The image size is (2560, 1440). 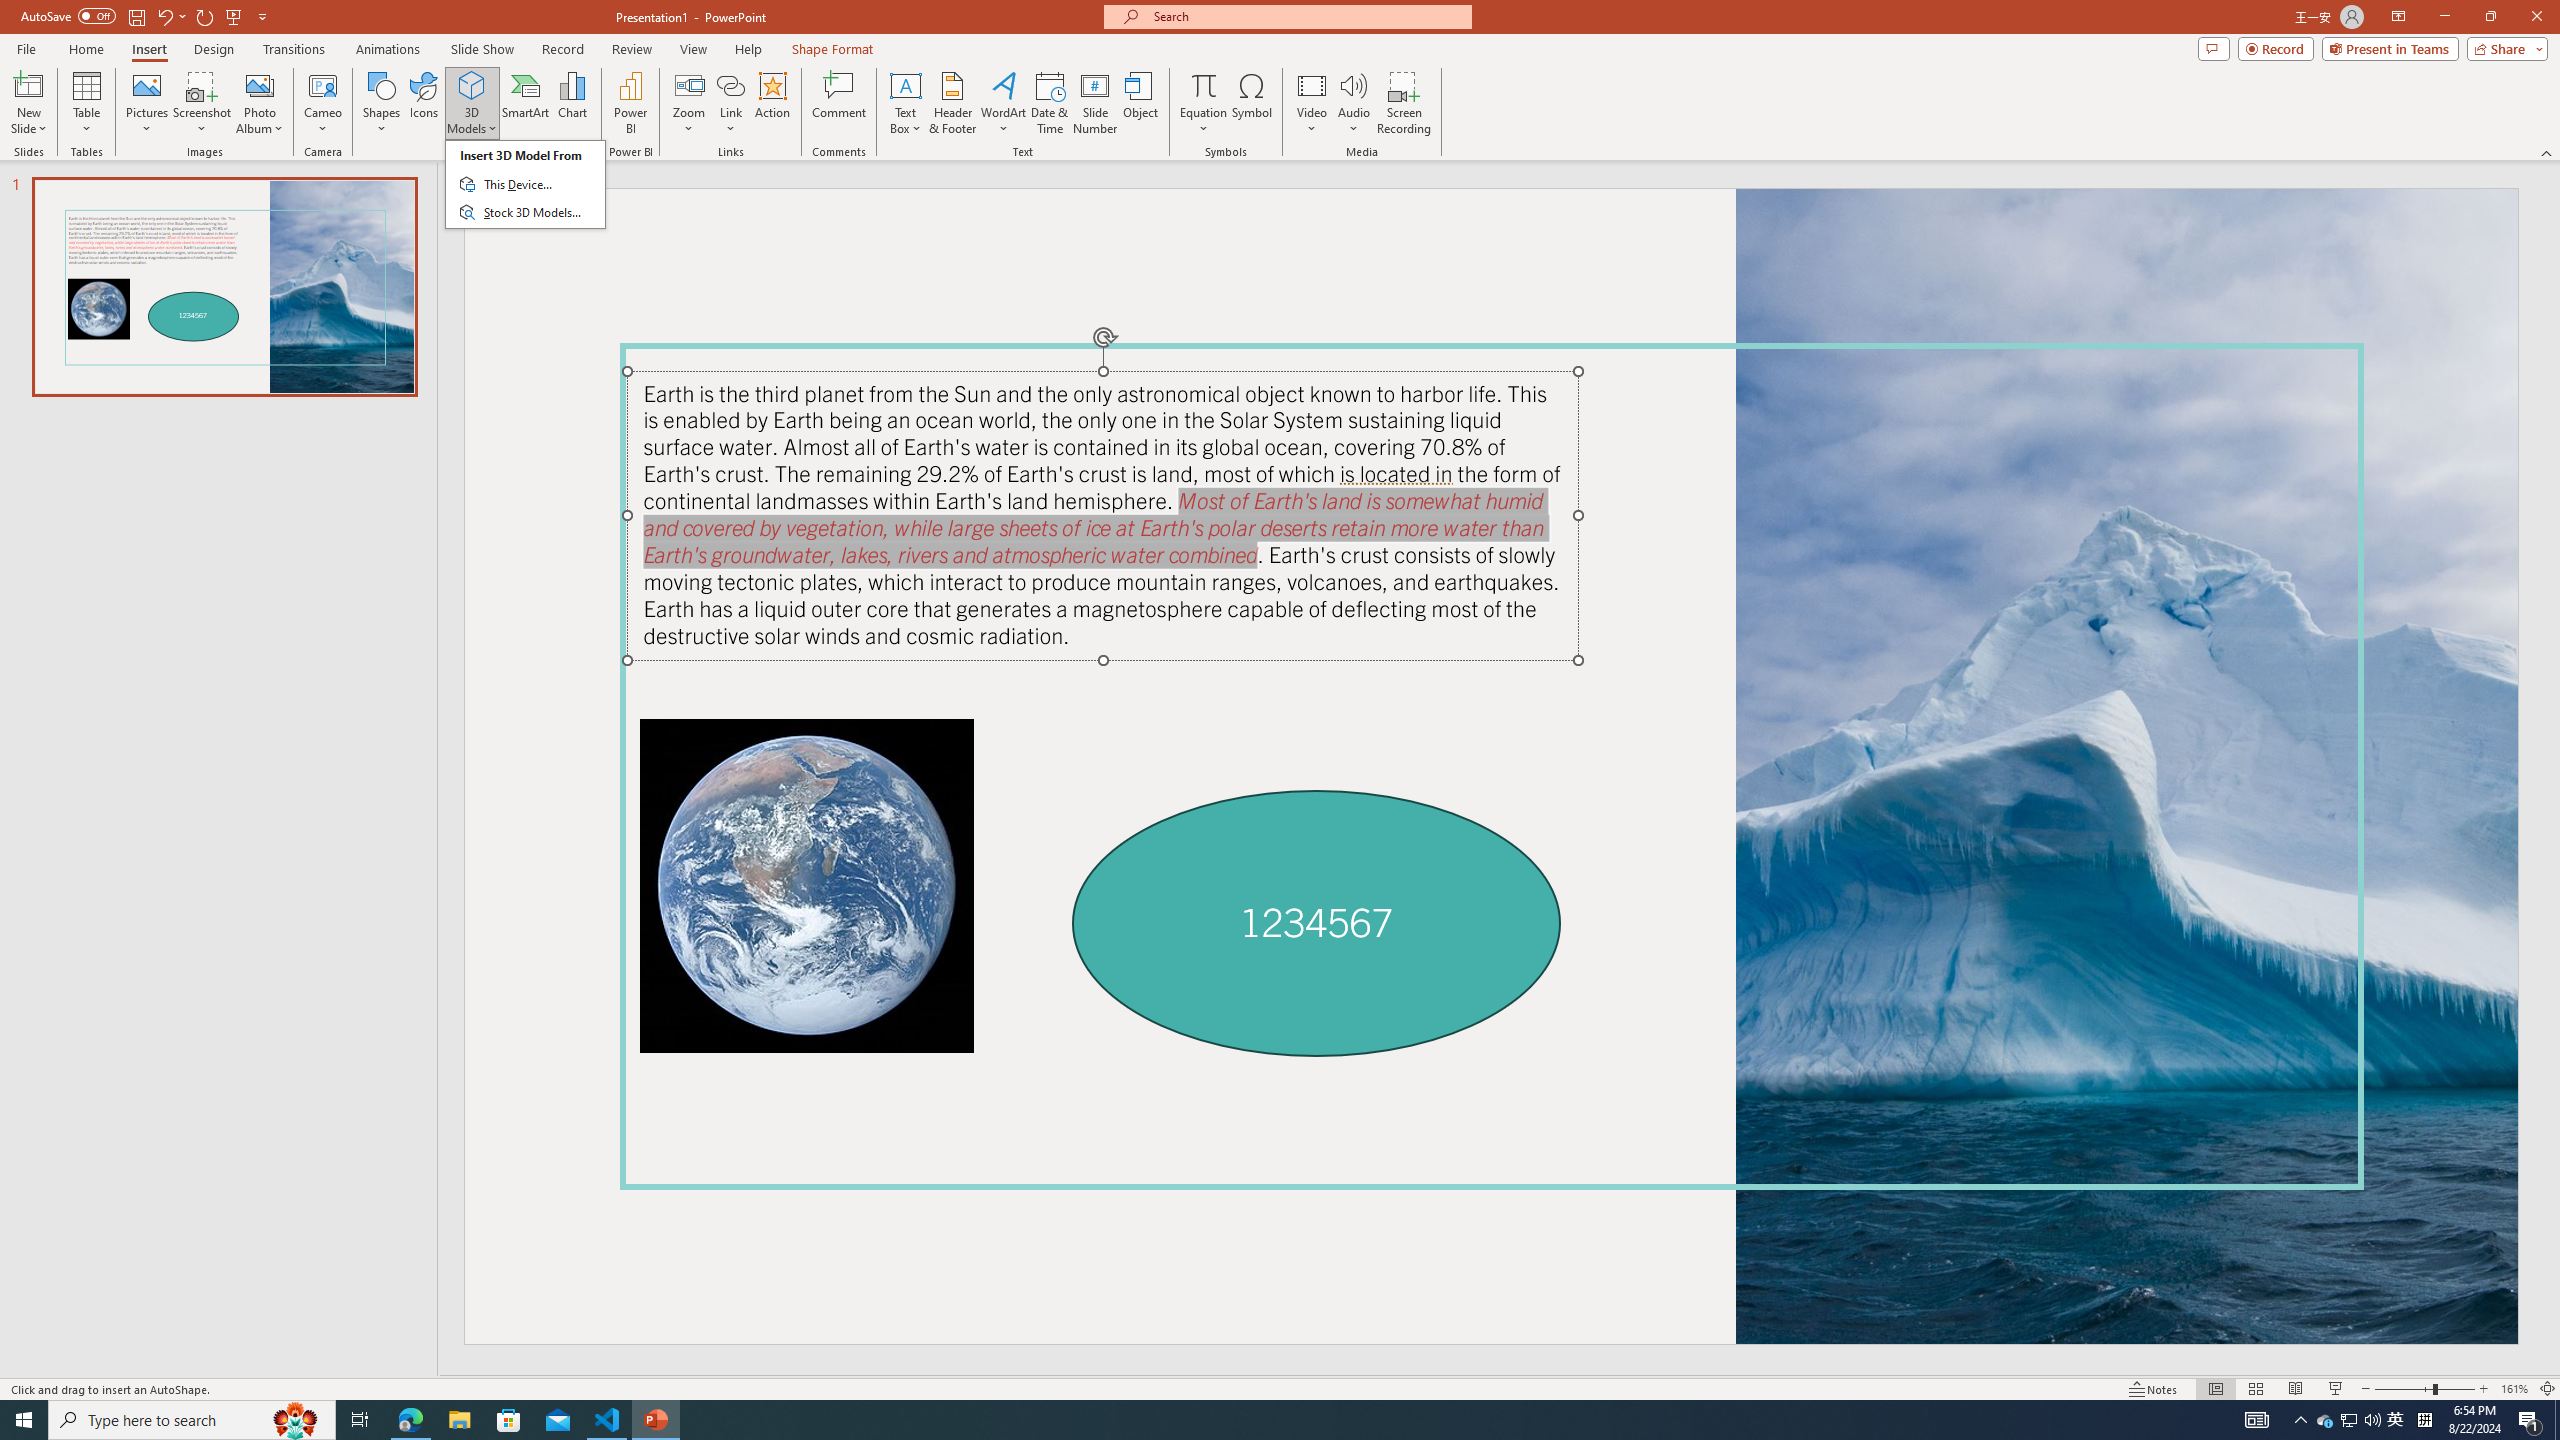 I want to click on 'Date & Time...', so click(x=1048, y=103).